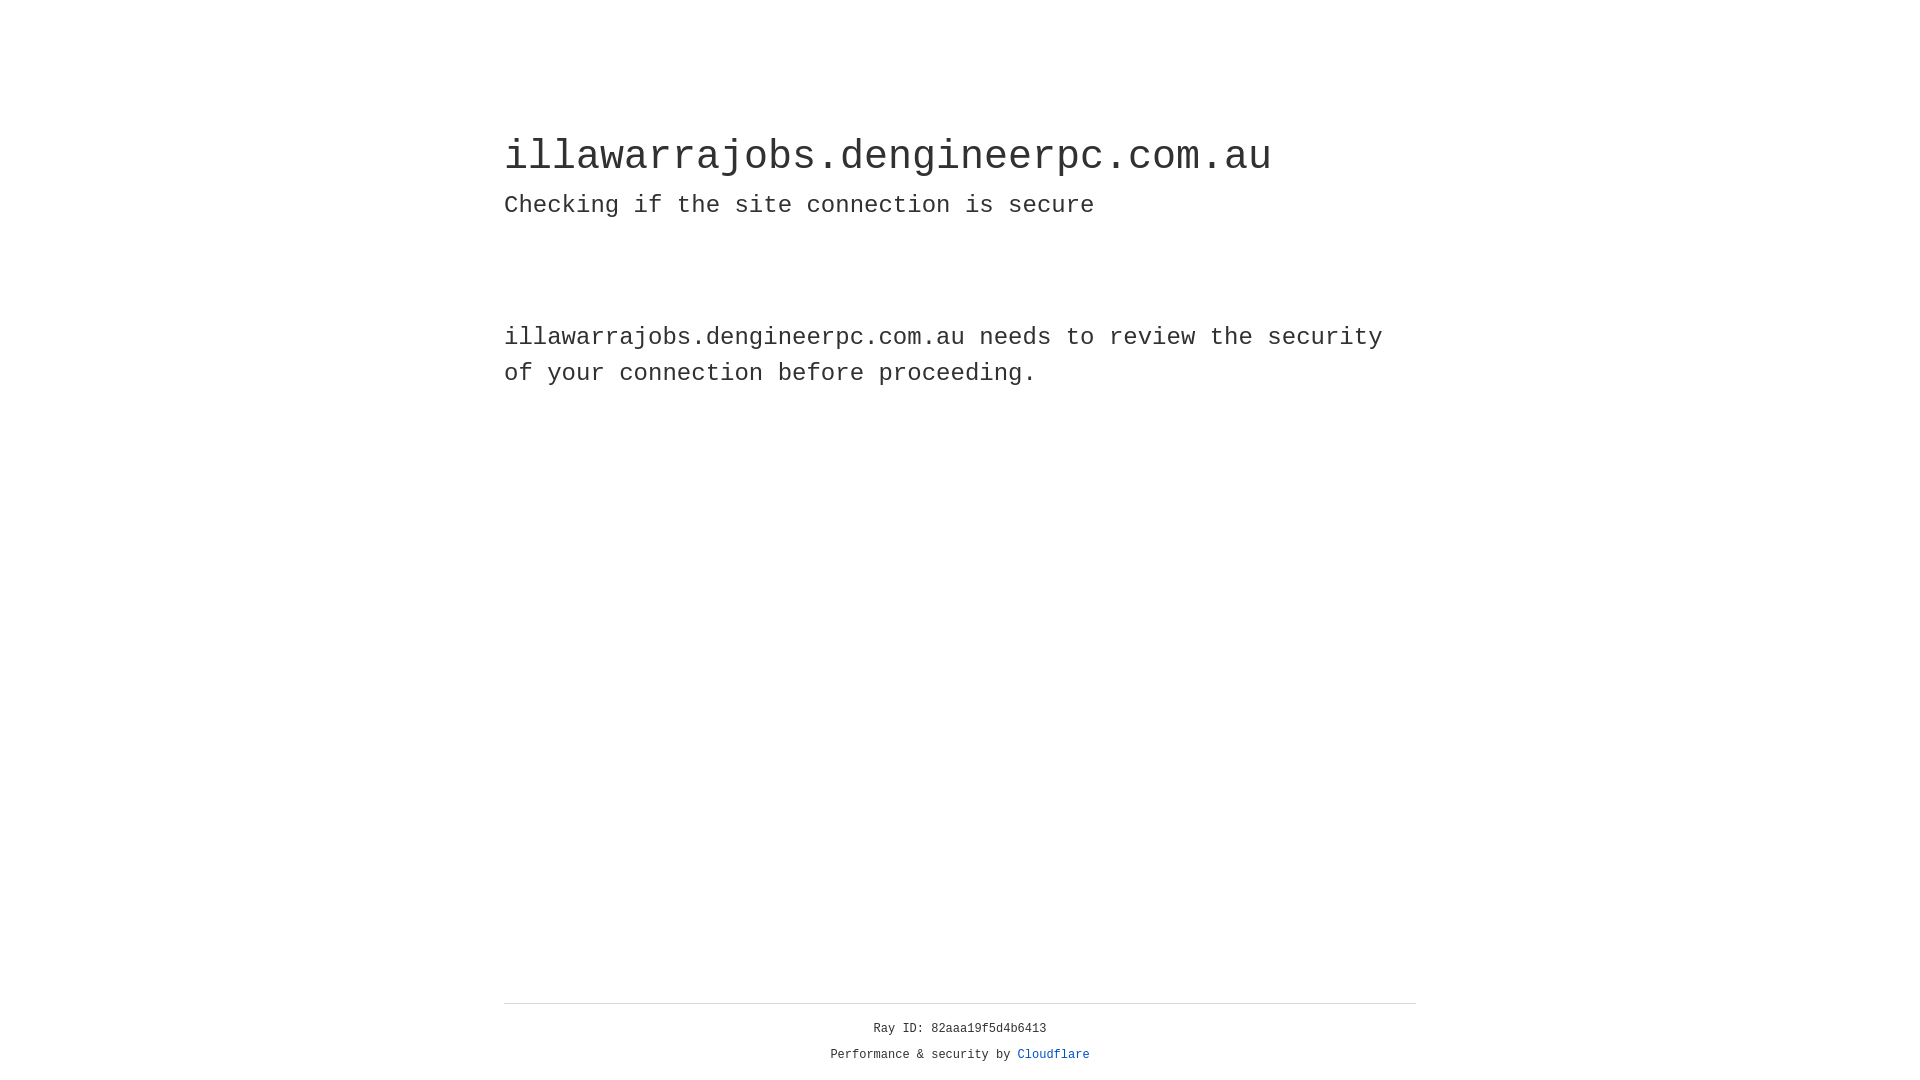 The image size is (1920, 1080). Describe the element at coordinates (1053, 1054) in the screenshot. I see `'Cloudflare'` at that location.